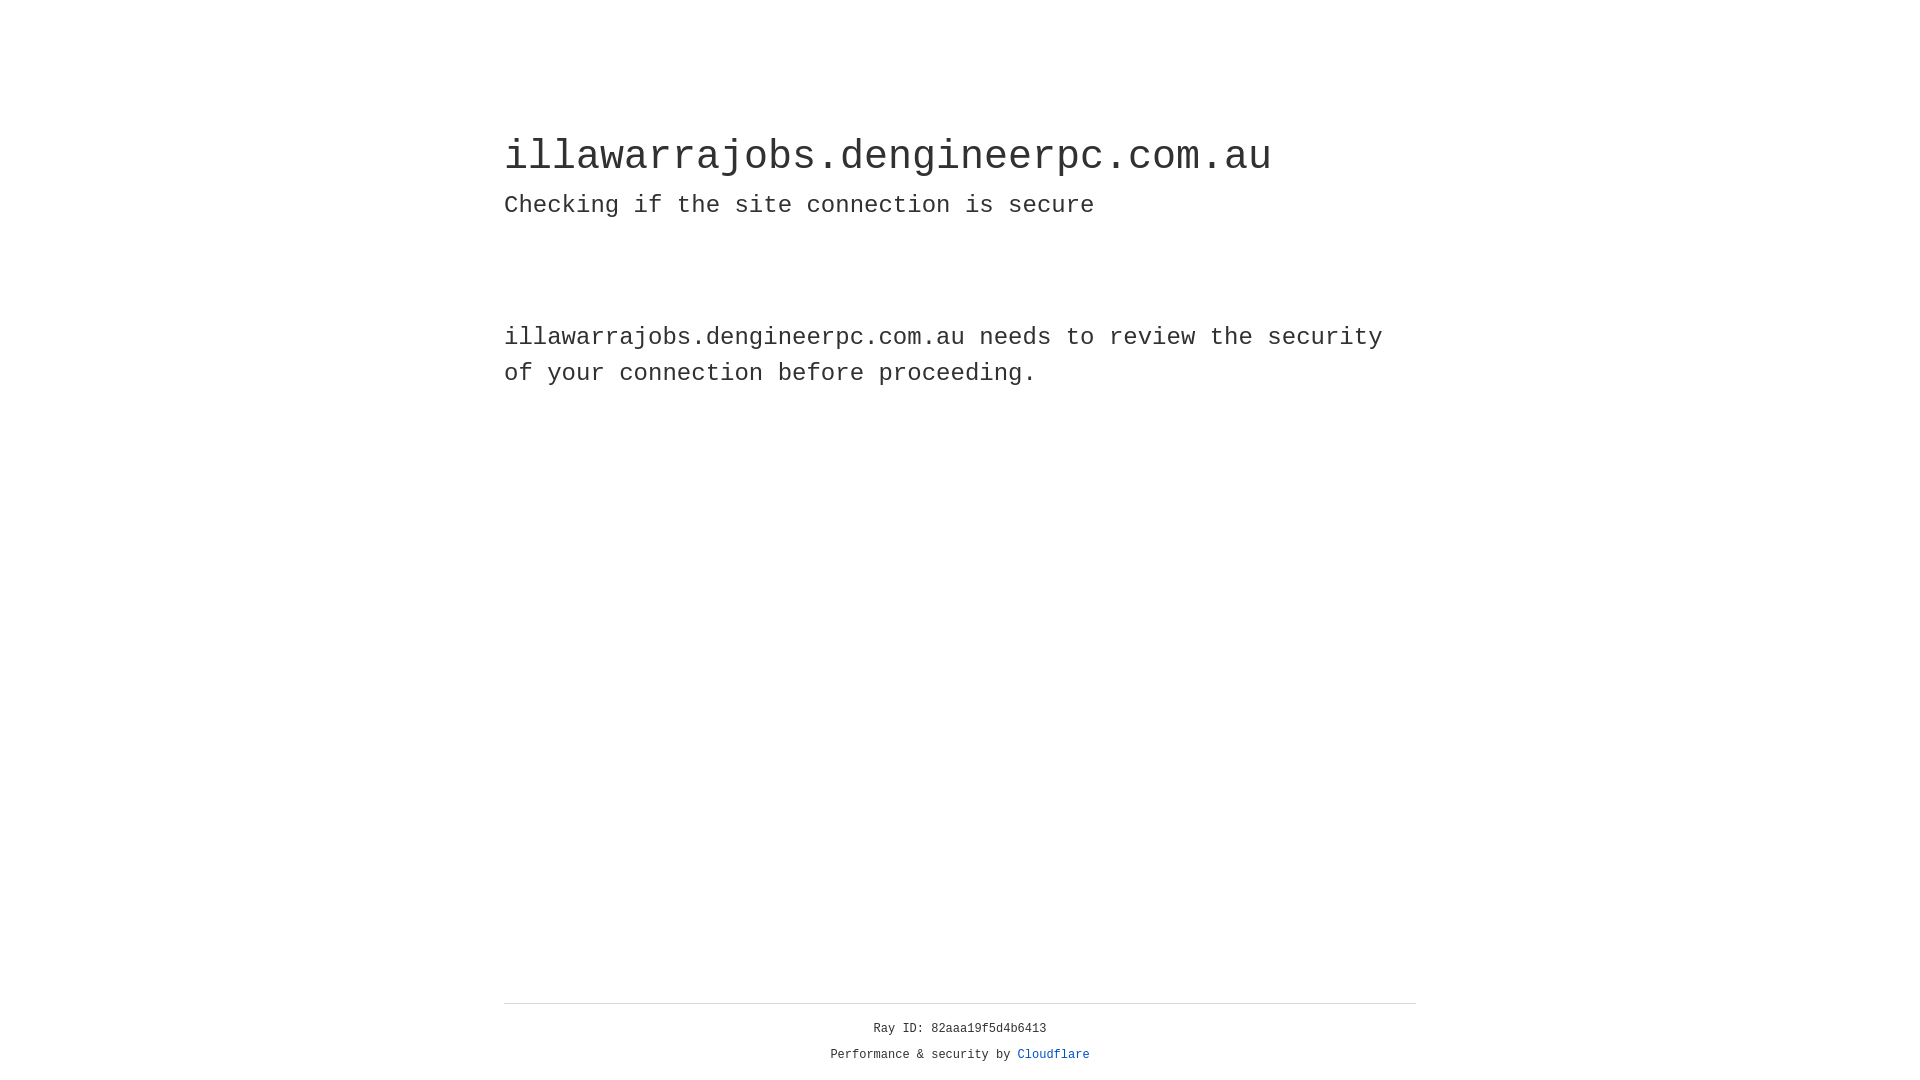 The image size is (1920, 1080). Describe the element at coordinates (1053, 1054) in the screenshot. I see `'Cloudflare'` at that location.